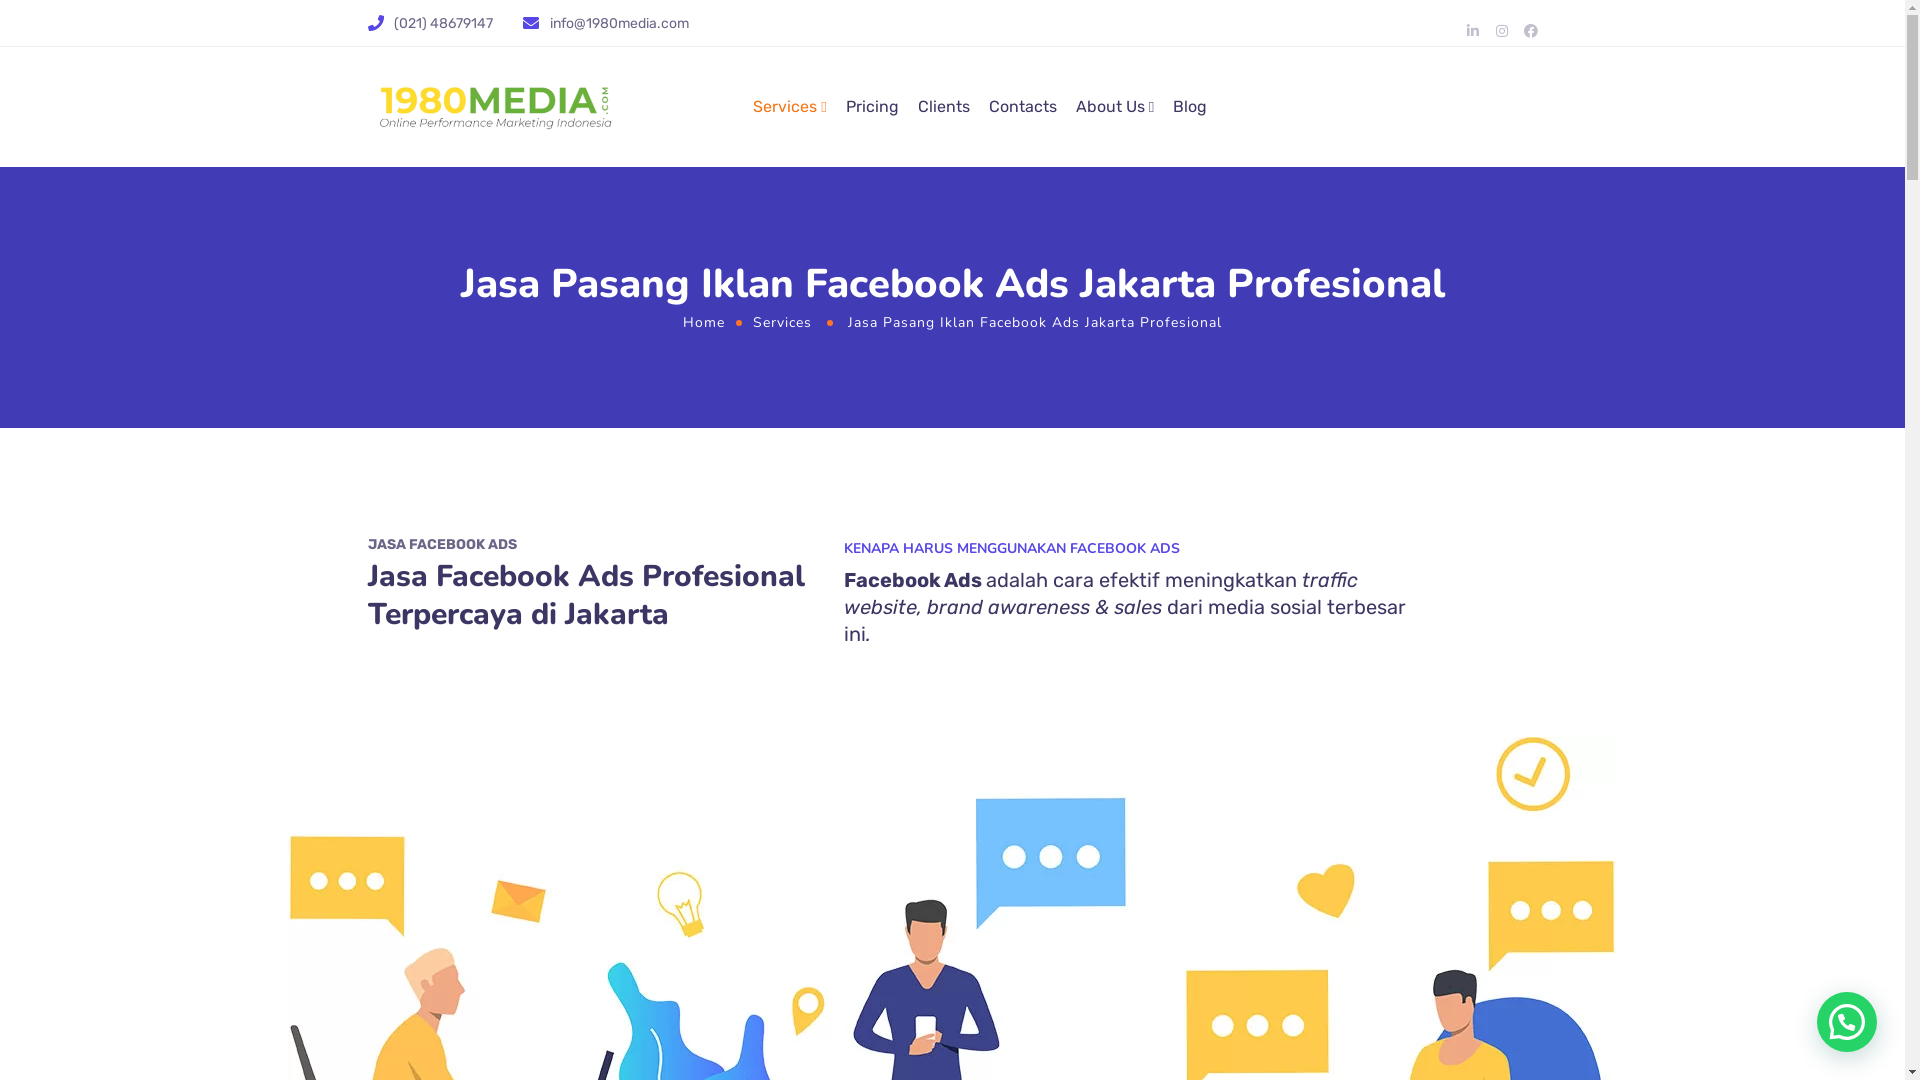 The image size is (1920, 1080). What do you see at coordinates (943, 107) in the screenshot?
I see `'Clients'` at bounding box center [943, 107].